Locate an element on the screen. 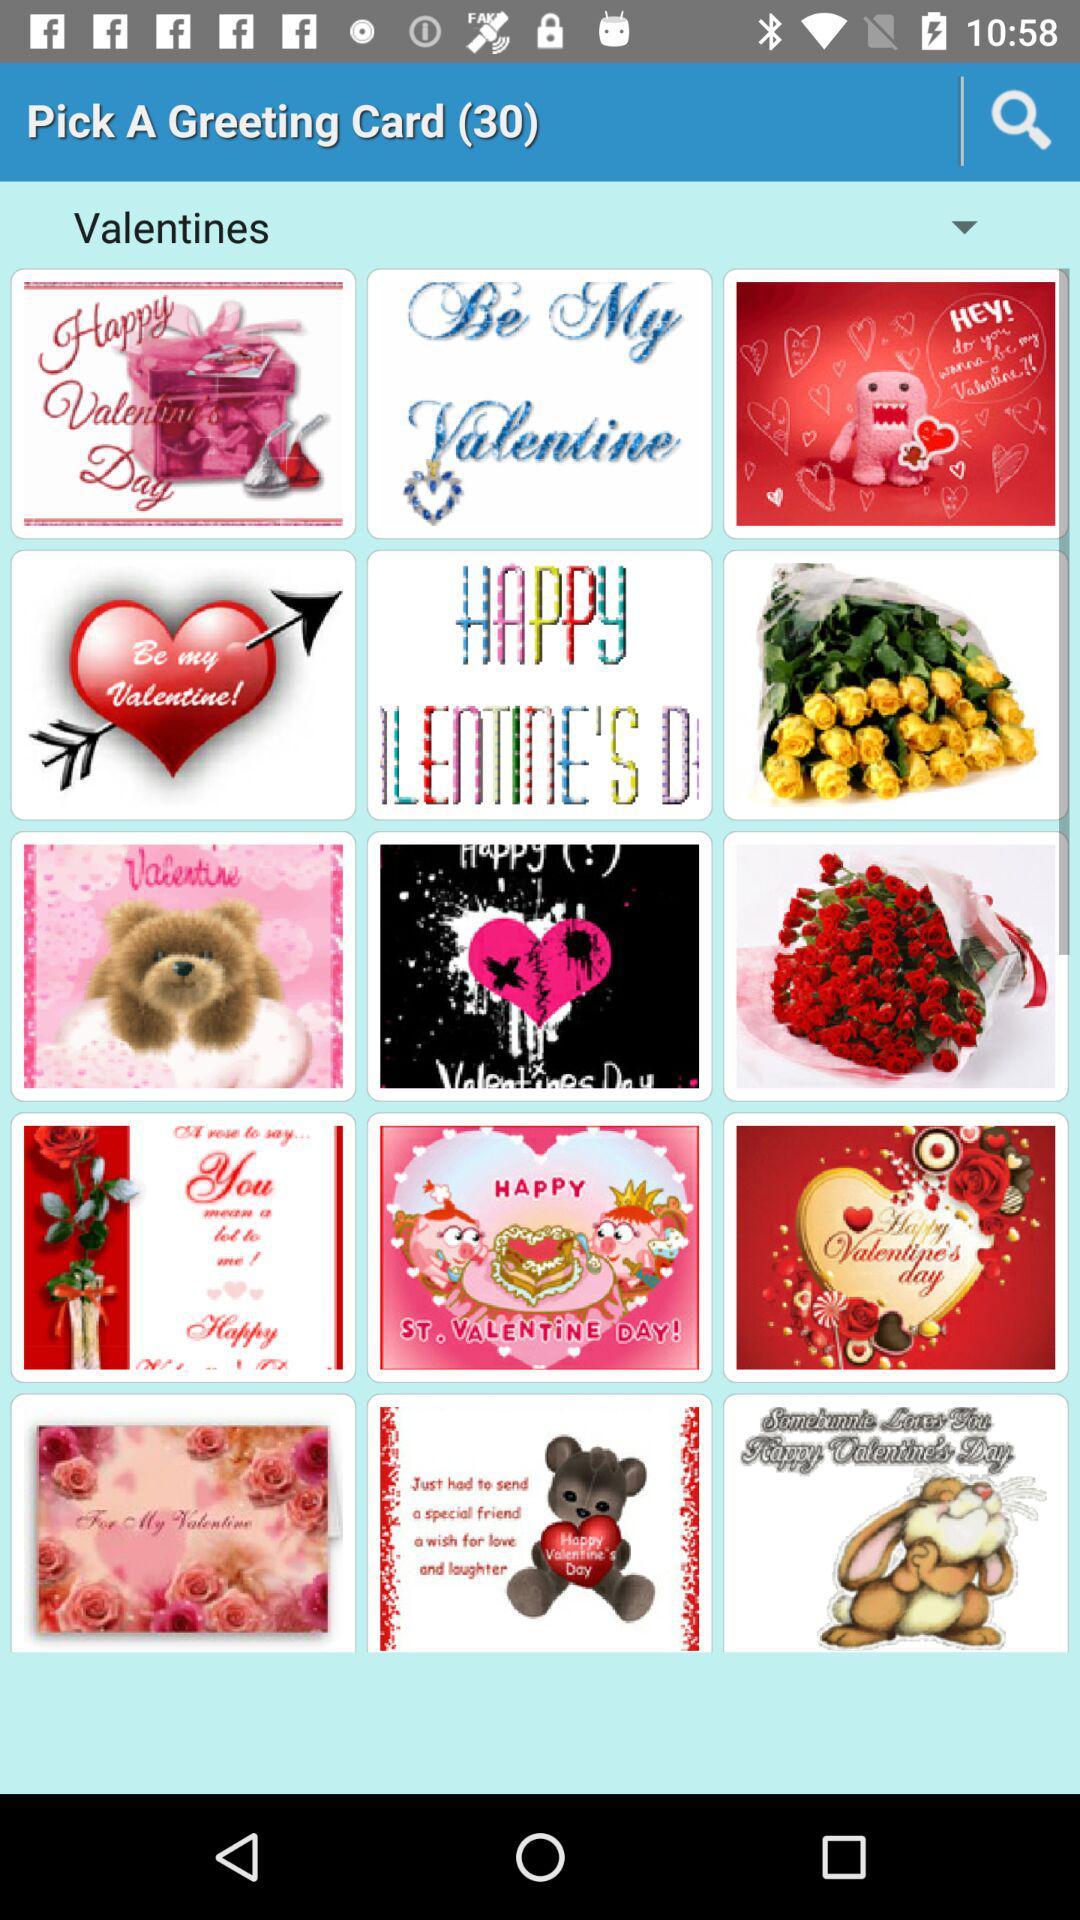 The width and height of the screenshot is (1080, 1920). the last image in third column is located at coordinates (894, 1528).